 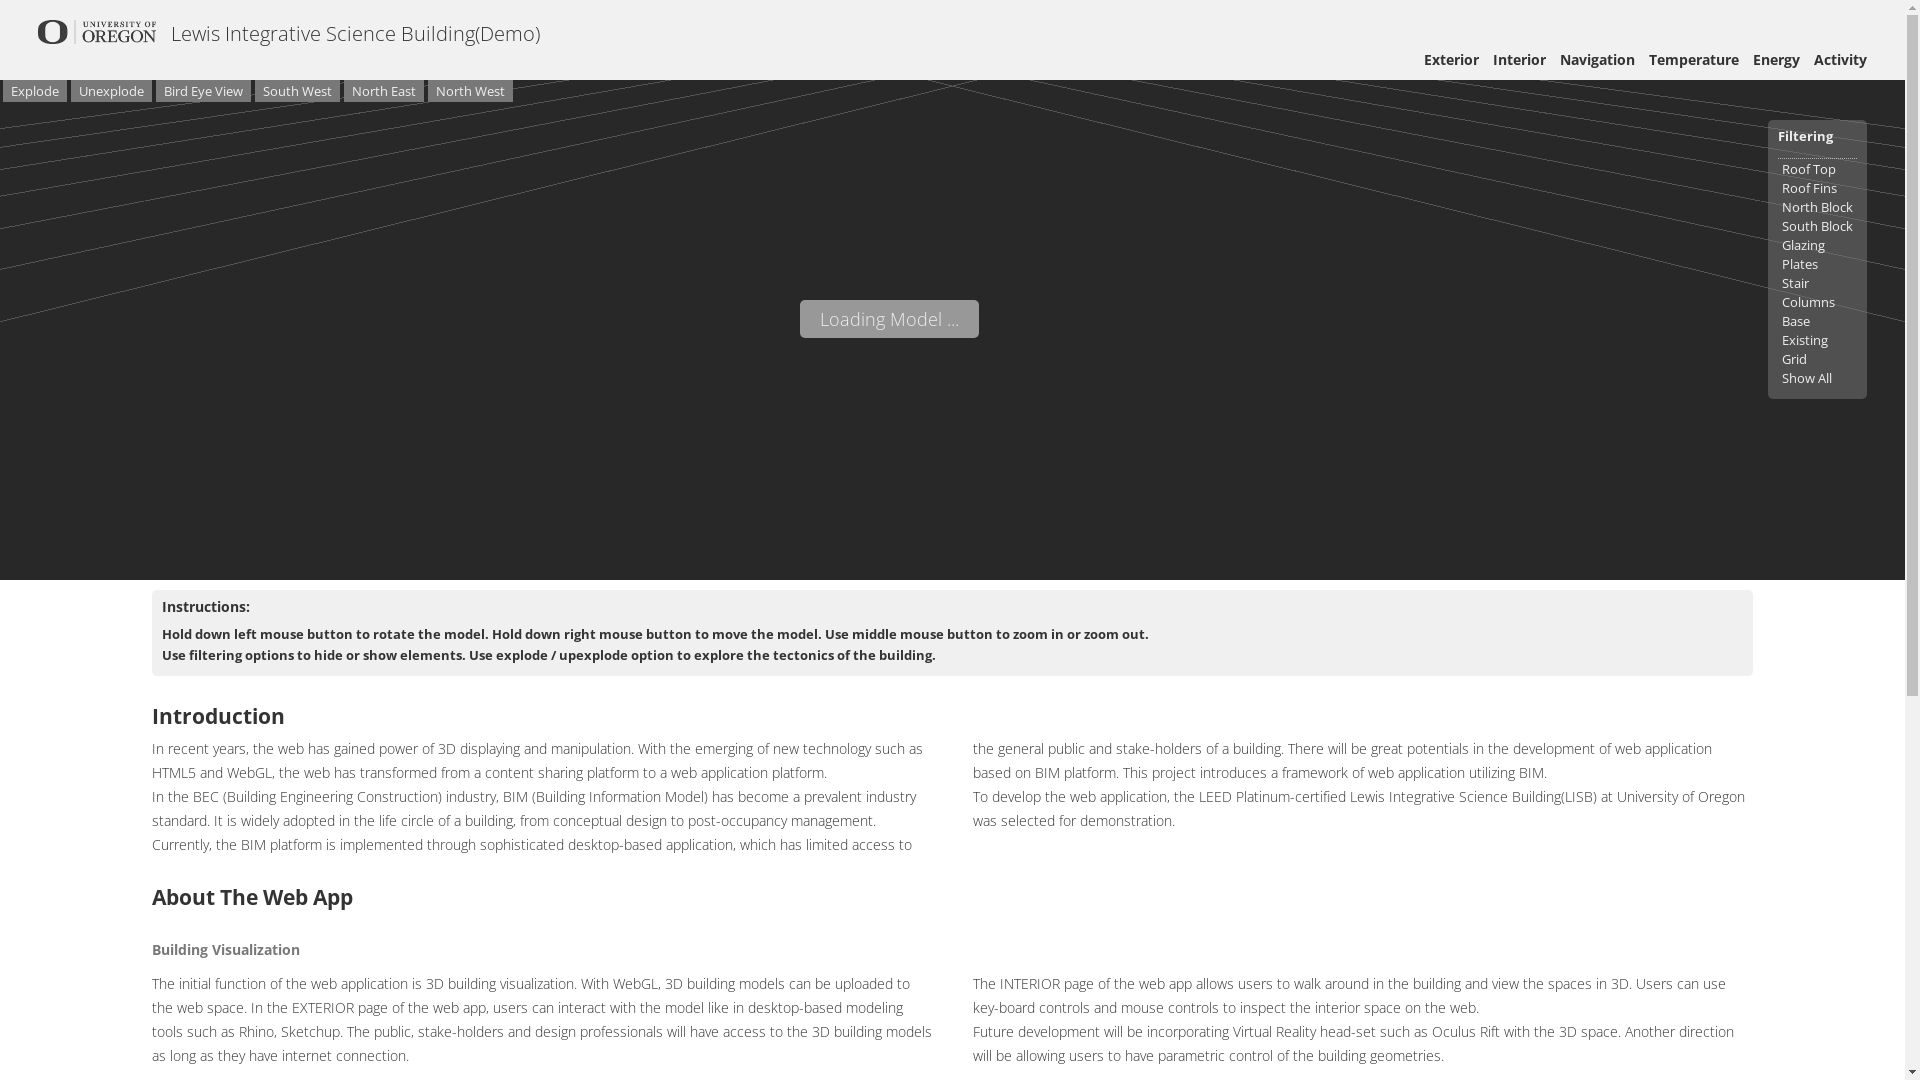 What do you see at coordinates (34, 91) in the screenshot?
I see `'Explode'` at bounding box center [34, 91].